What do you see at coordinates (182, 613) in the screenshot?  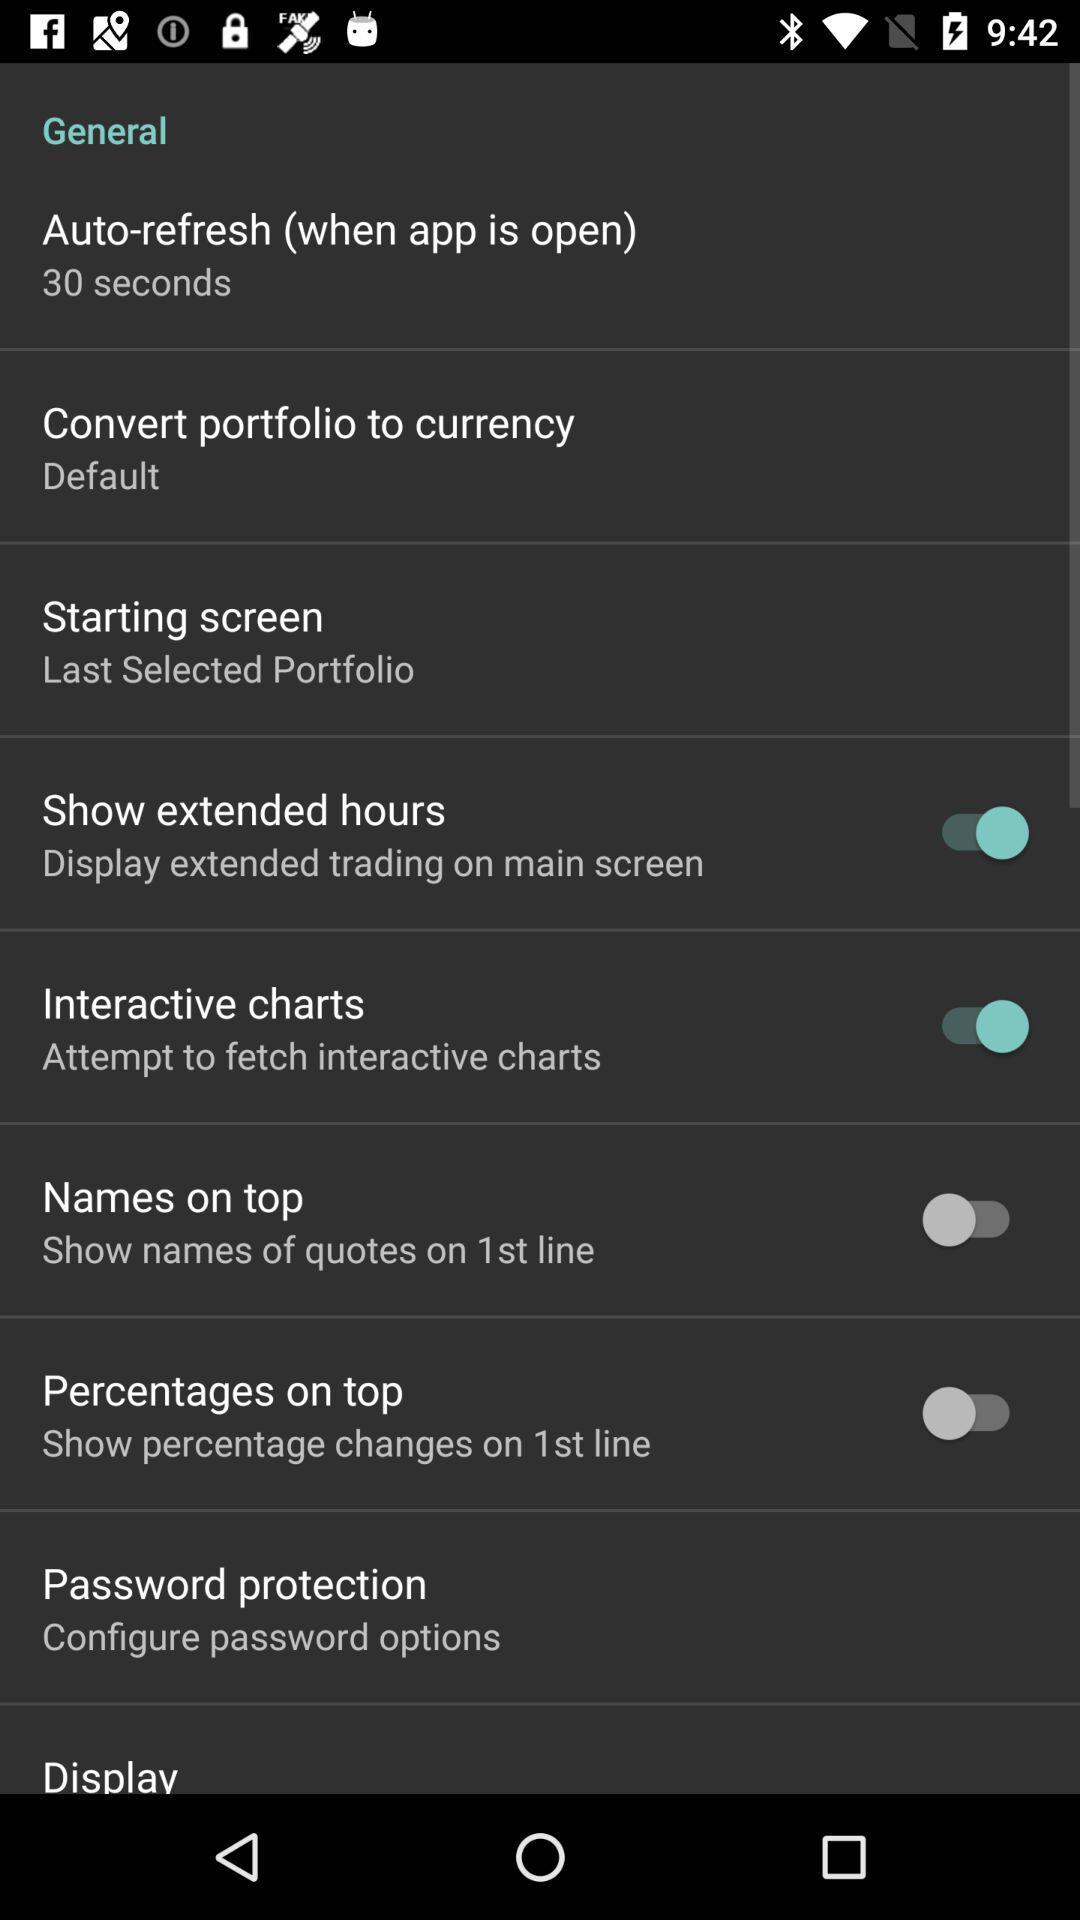 I see `app above last selected portfolio` at bounding box center [182, 613].